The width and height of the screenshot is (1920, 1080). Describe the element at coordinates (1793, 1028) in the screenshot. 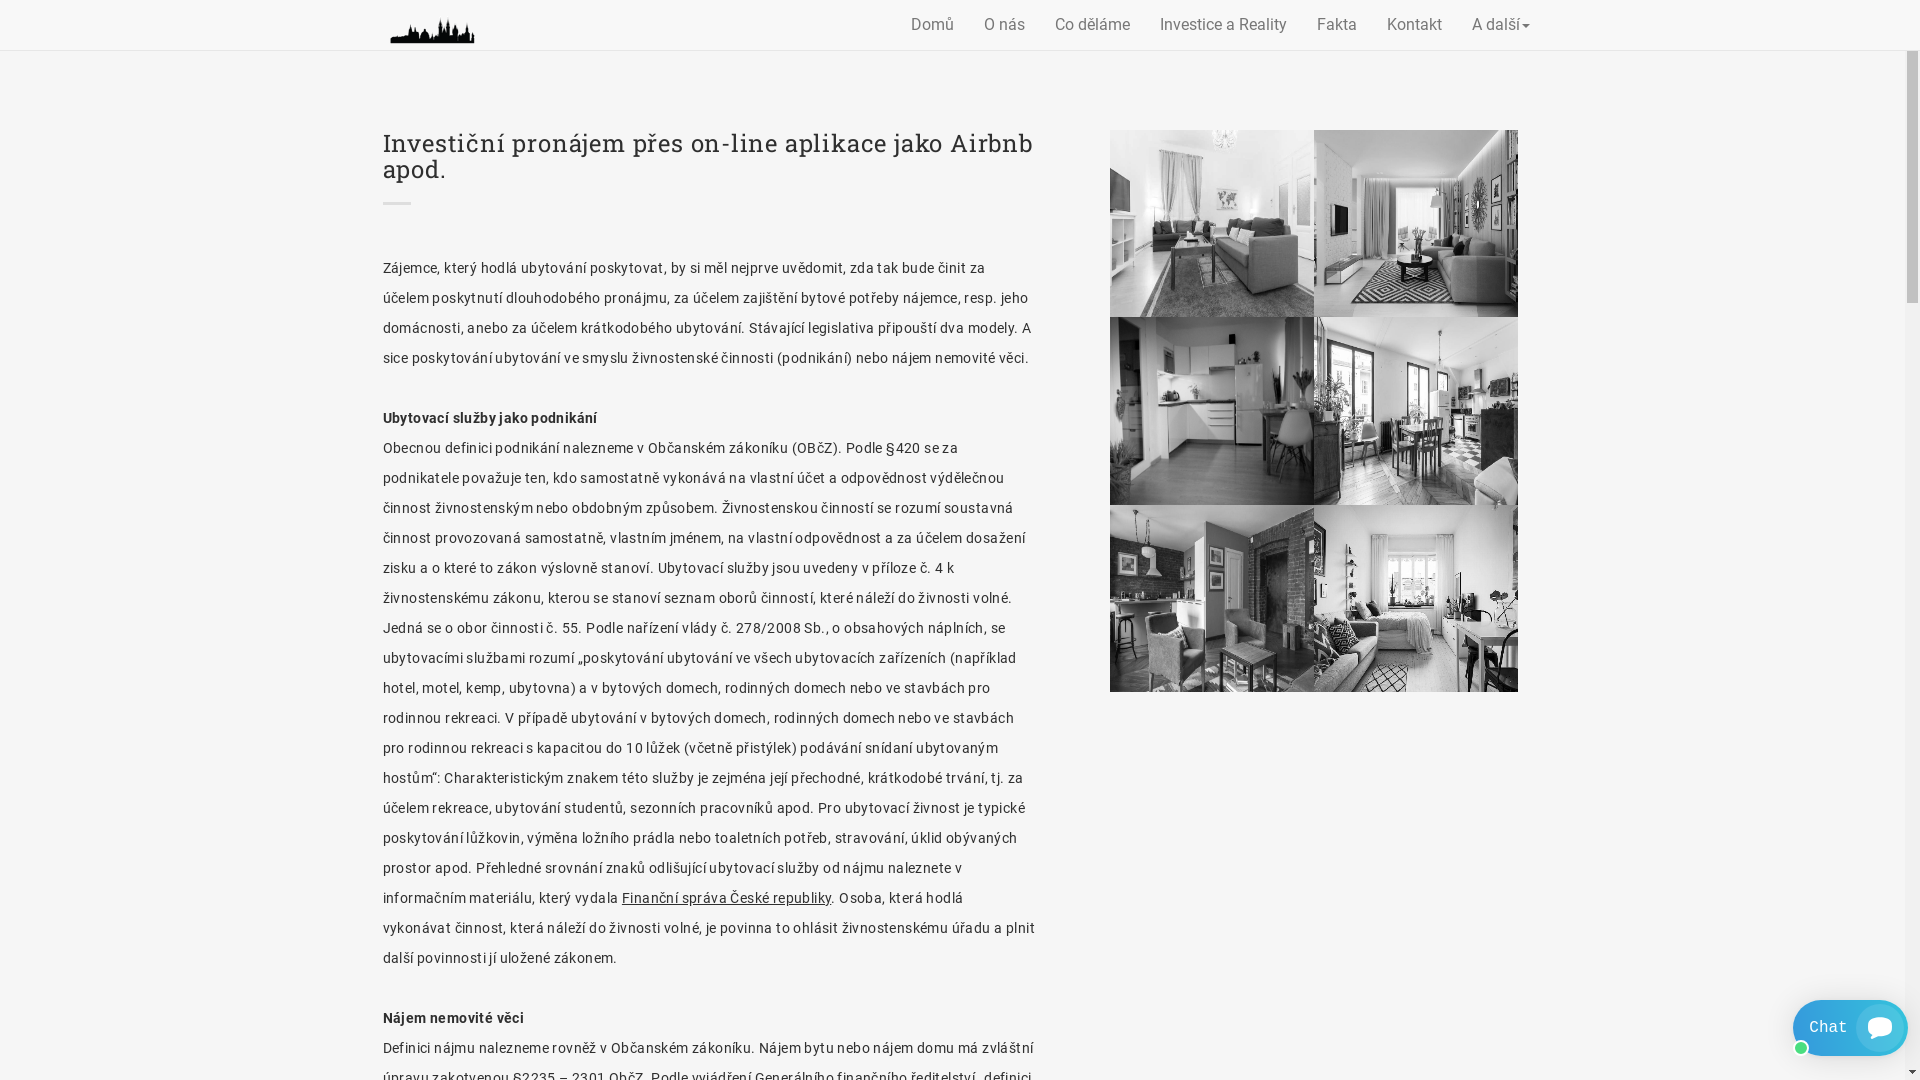

I see `'Smartsupp widget button'` at that location.